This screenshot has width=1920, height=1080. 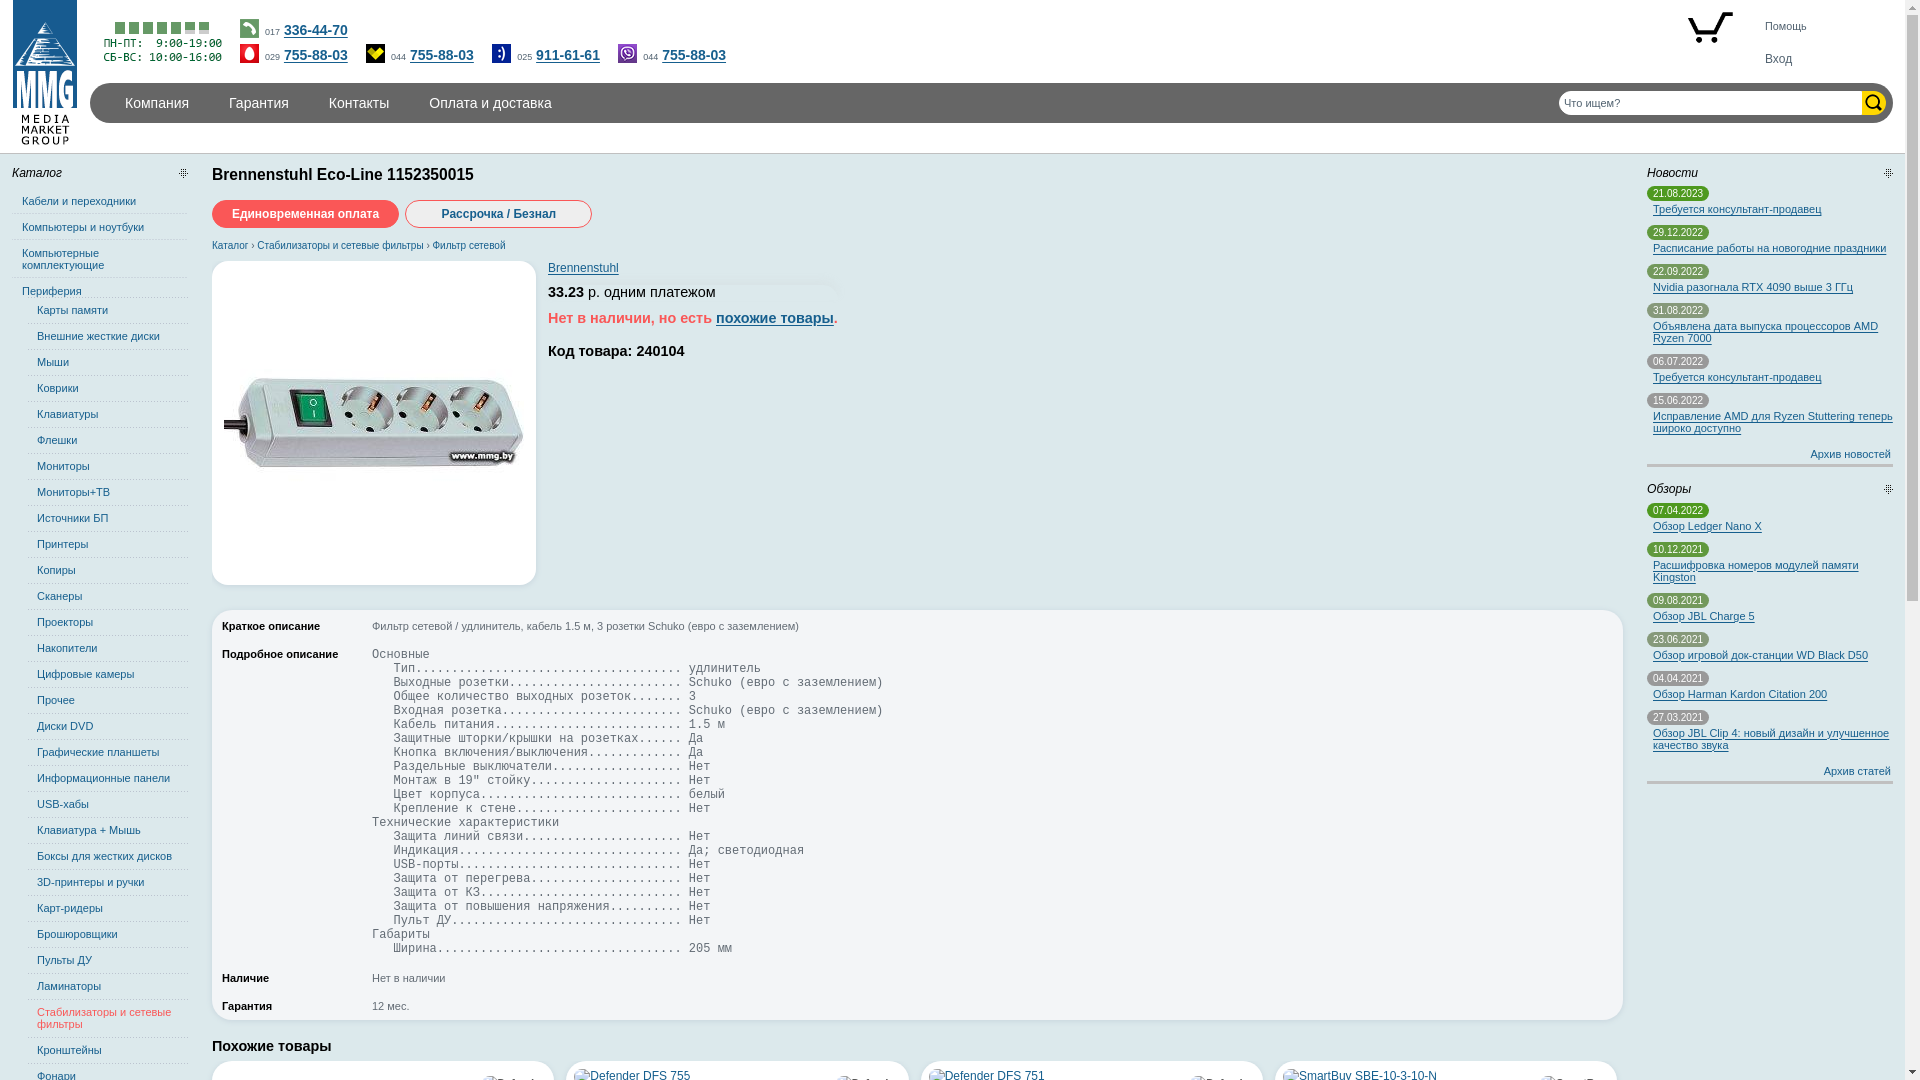 What do you see at coordinates (440, 53) in the screenshot?
I see `'755-88-03'` at bounding box center [440, 53].